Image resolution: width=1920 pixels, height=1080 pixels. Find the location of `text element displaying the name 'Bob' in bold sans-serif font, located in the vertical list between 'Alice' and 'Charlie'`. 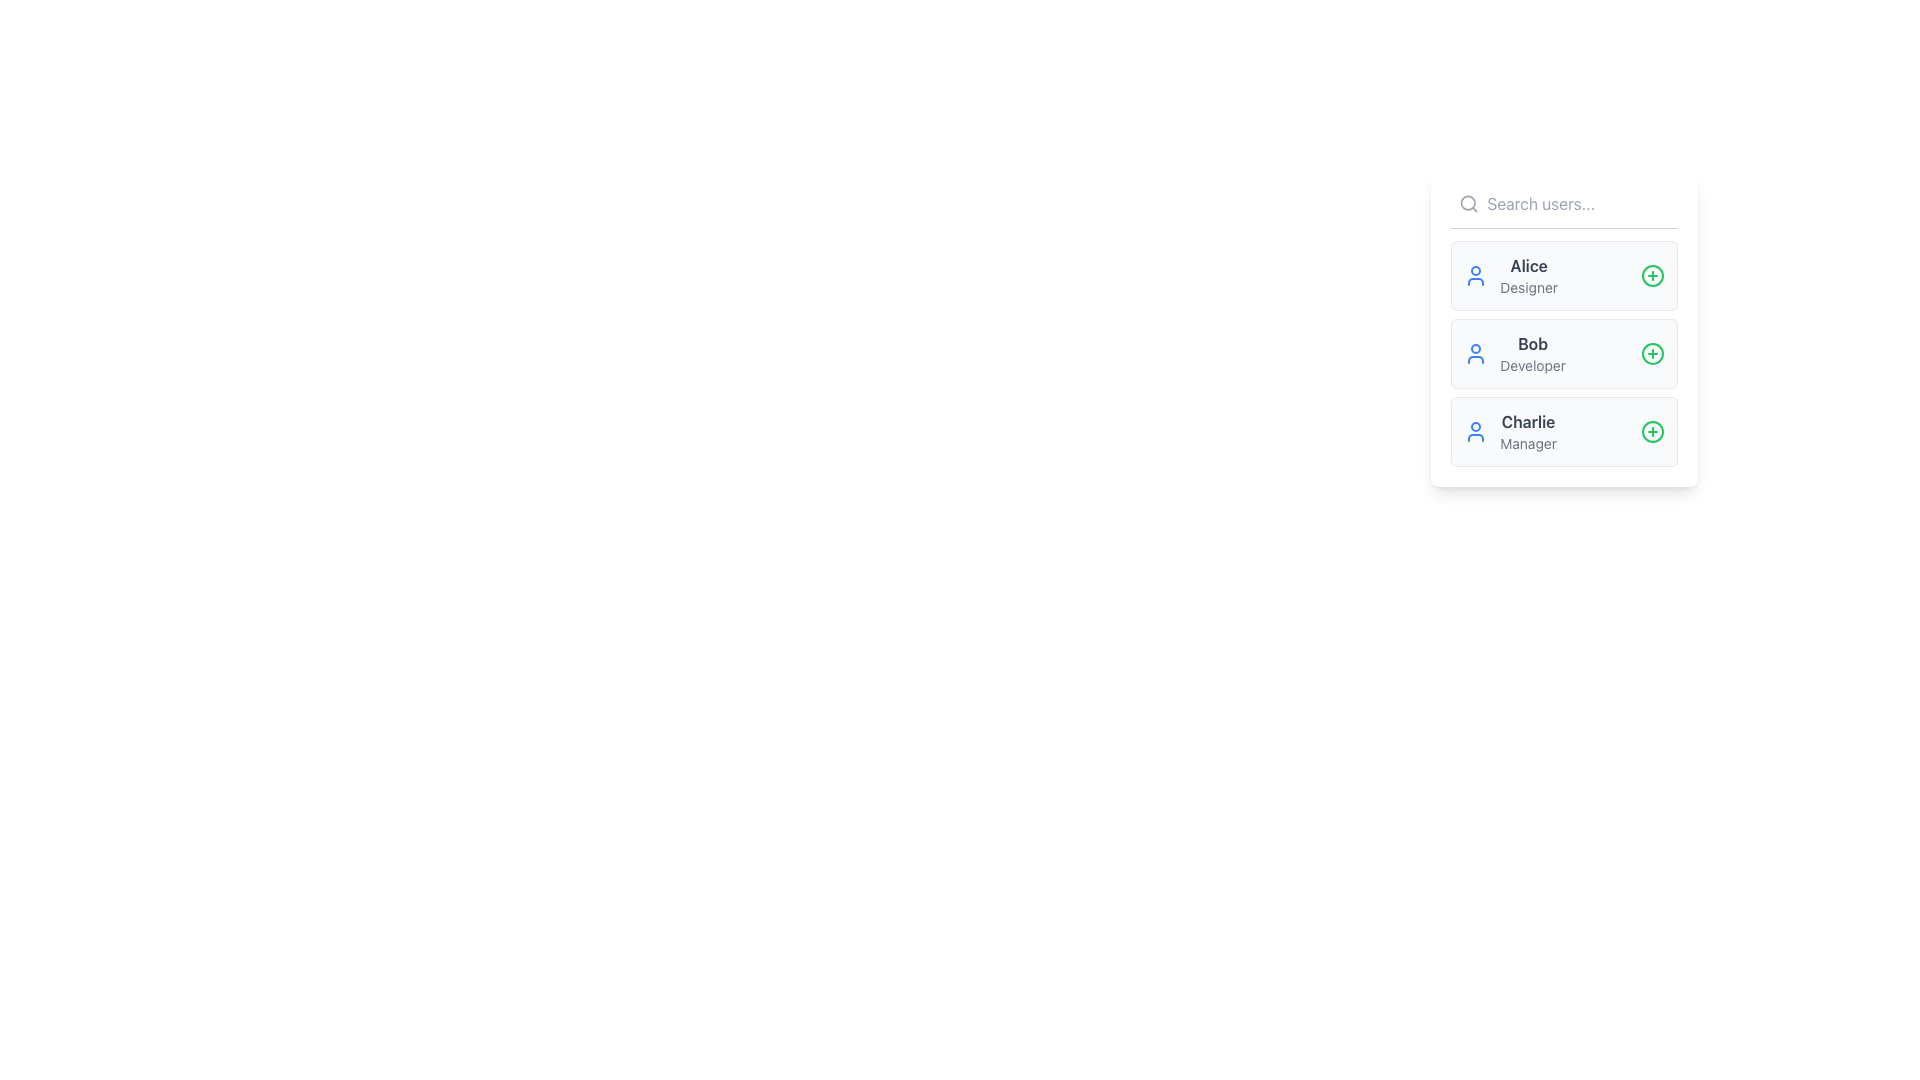

text element displaying the name 'Bob' in bold sans-serif font, located in the vertical list between 'Alice' and 'Charlie' is located at coordinates (1532, 342).